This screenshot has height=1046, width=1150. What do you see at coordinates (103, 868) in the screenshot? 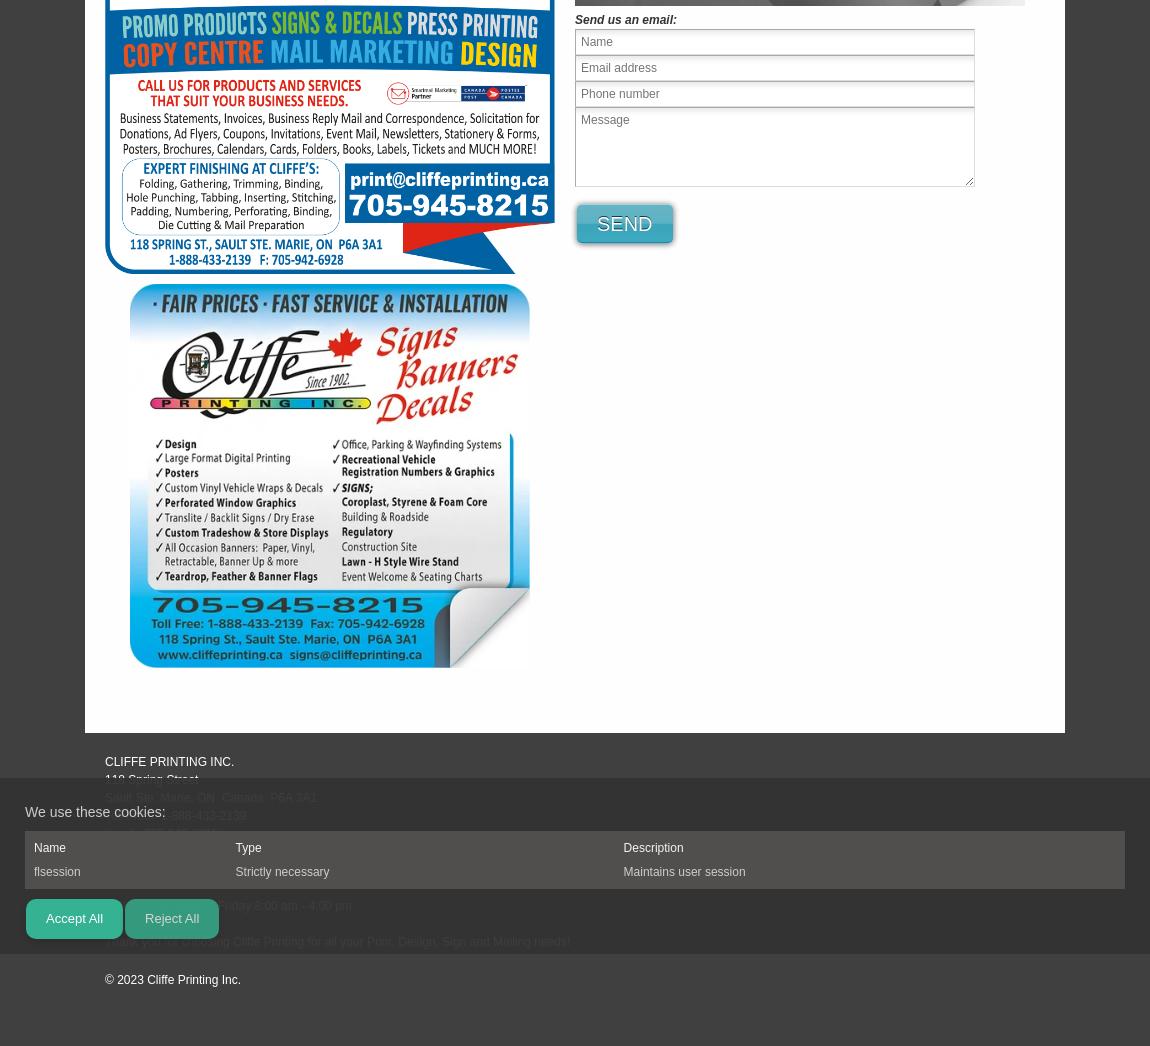
I see `'print@cliffeprinting.ca'` at bounding box center [103, 868].